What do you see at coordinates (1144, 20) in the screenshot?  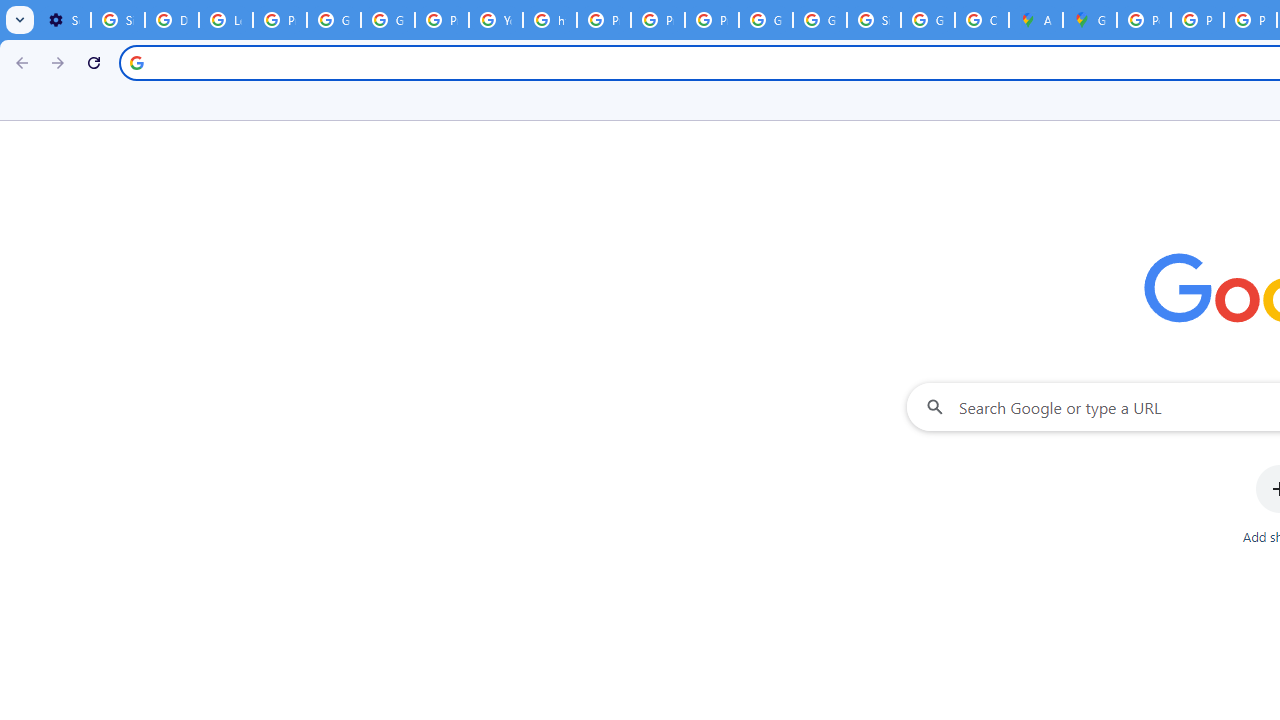 I see `'Policy Accountability and Transparency - Transparency Center'` at bounding box center [1144, 20].